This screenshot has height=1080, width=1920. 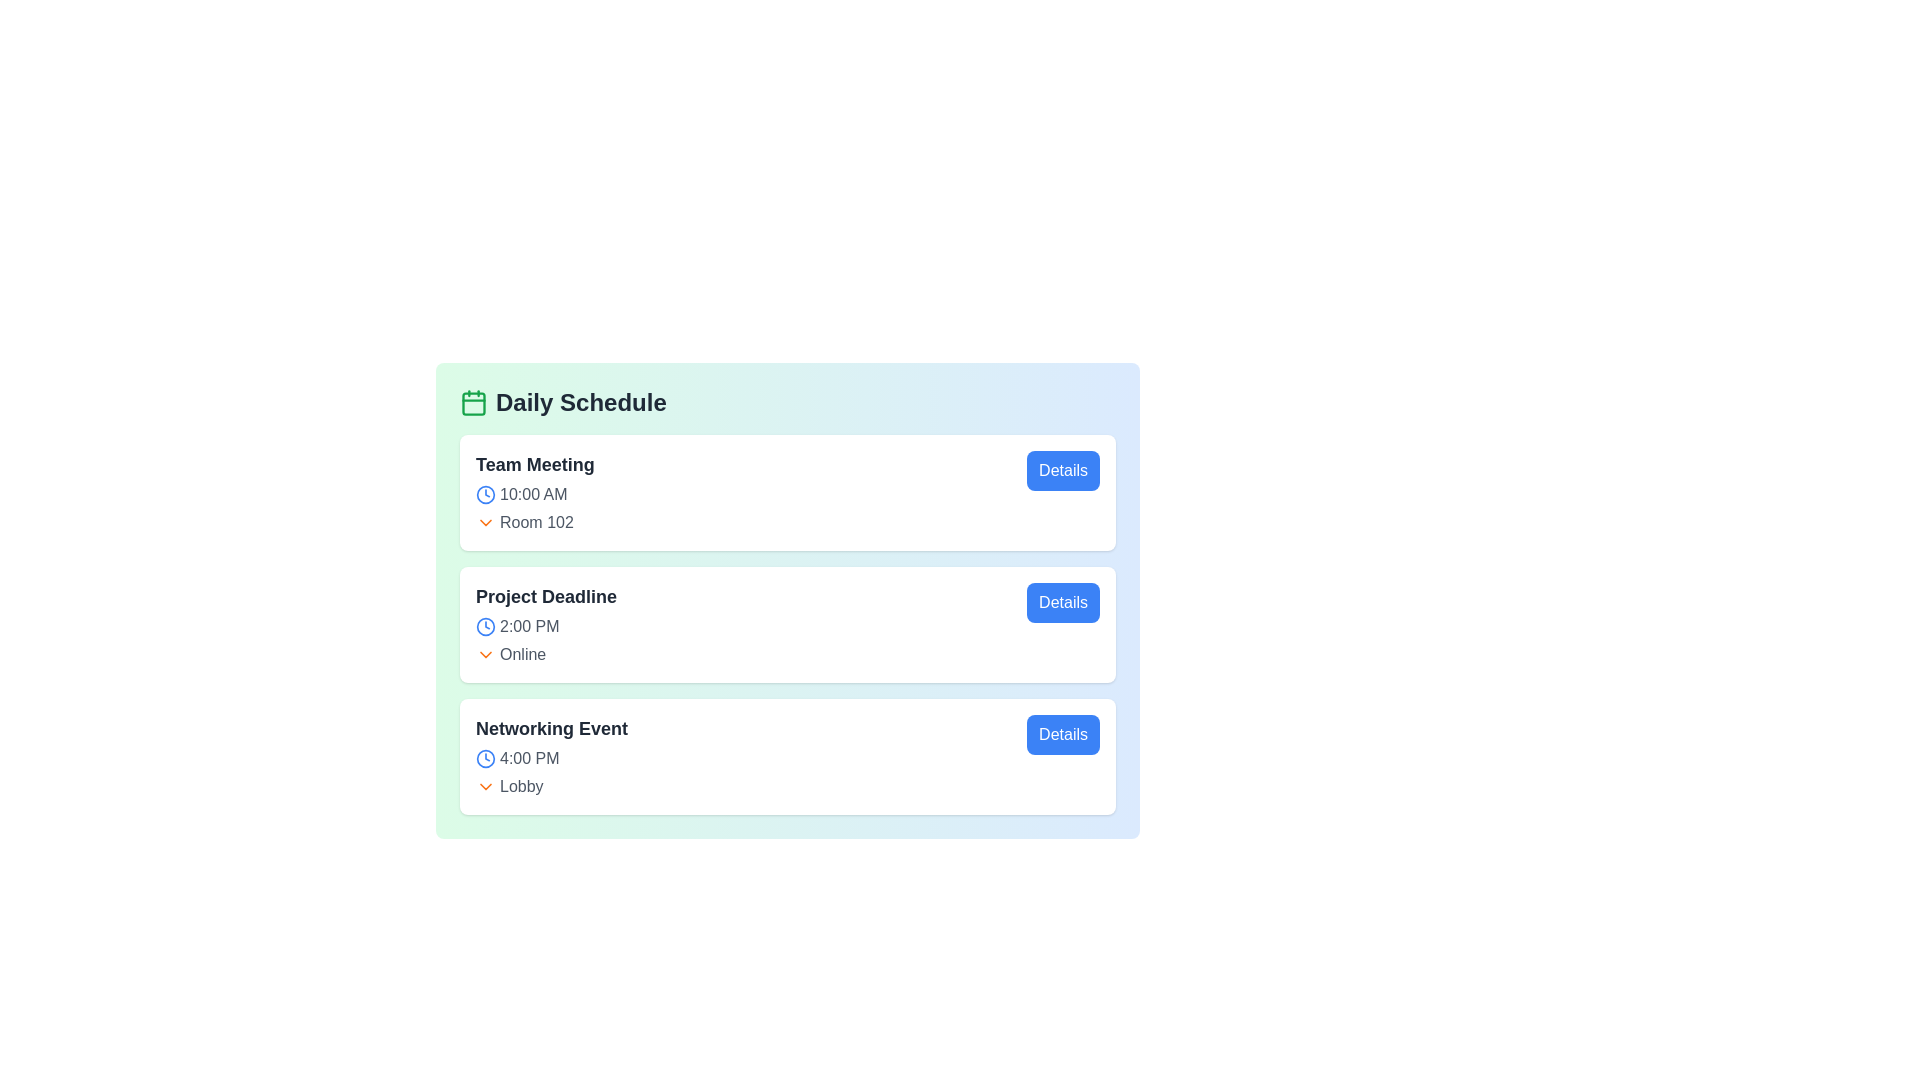 I want to click on the clock icon, which is blue and located at the upper-left corner of the '10:00 AM' time label, so click(x=485, y=494).